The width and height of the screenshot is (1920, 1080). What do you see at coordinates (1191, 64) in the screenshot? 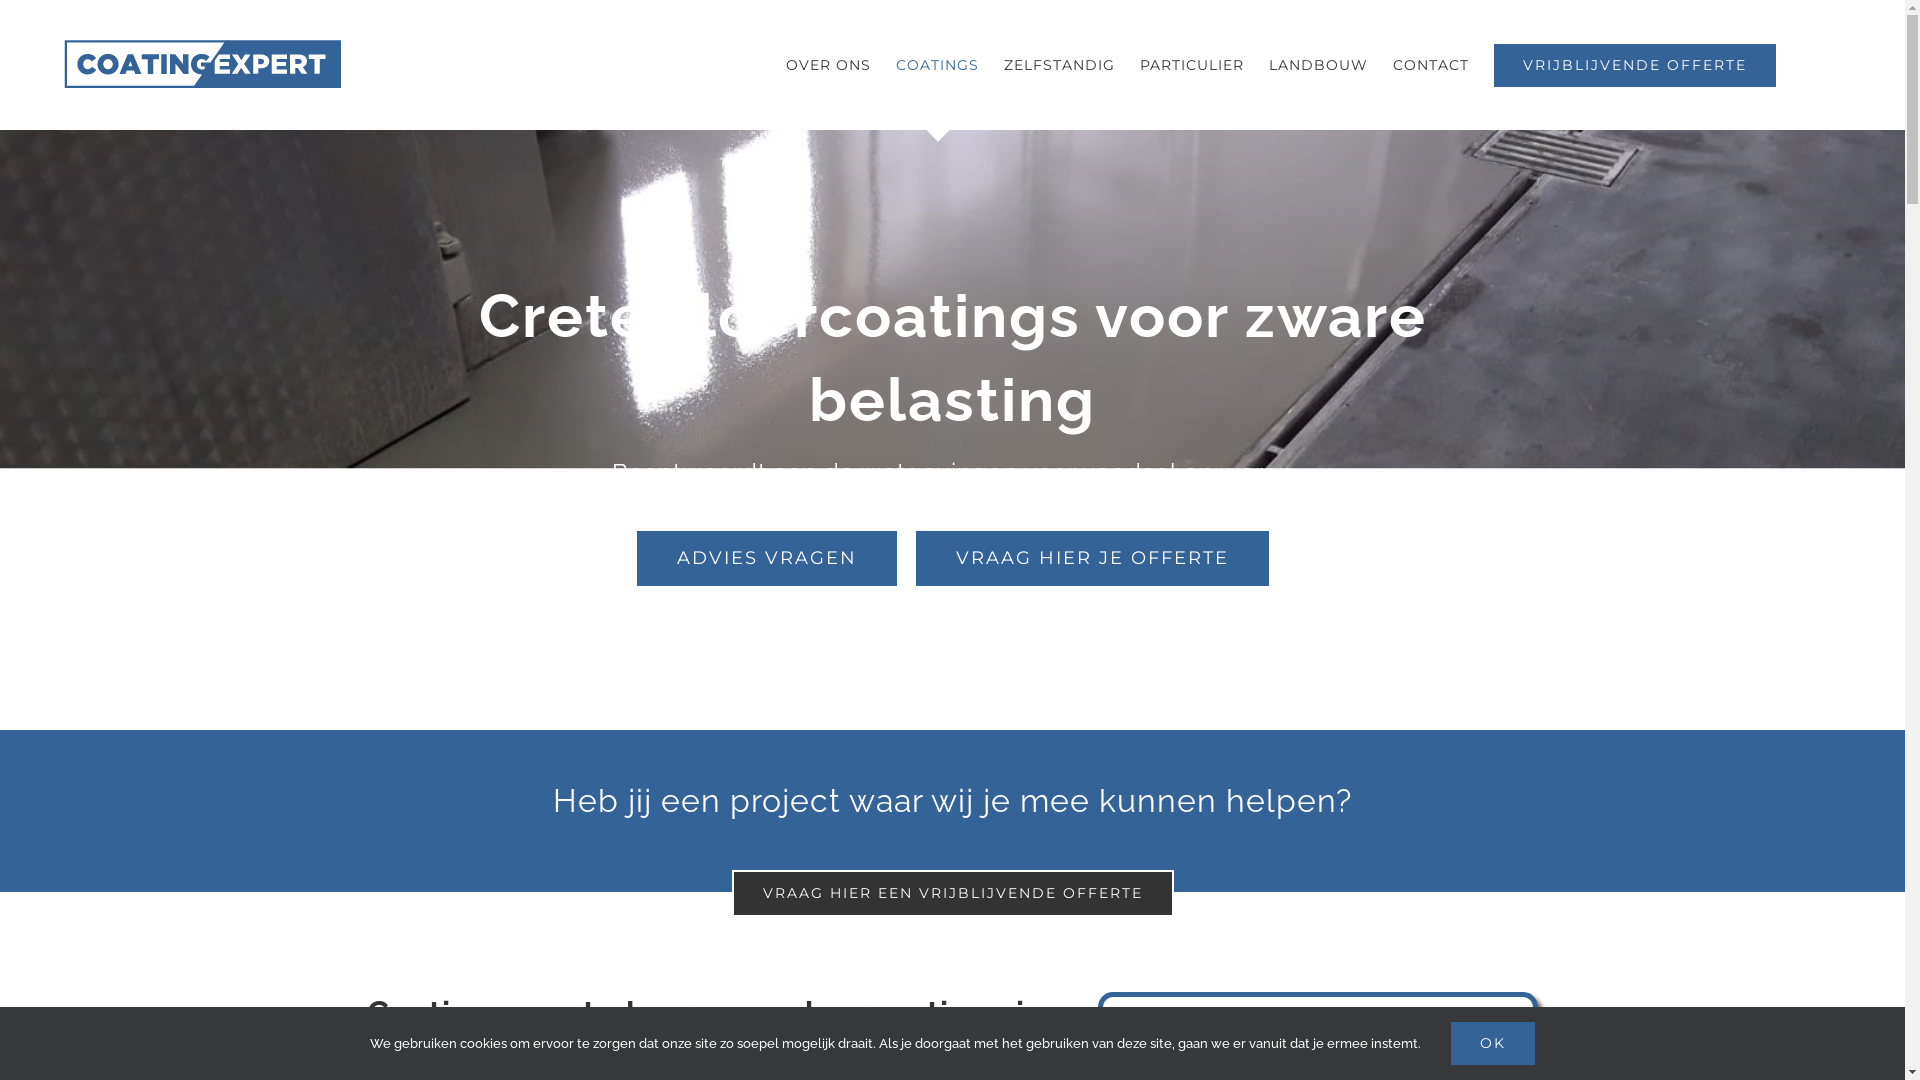
I see `'PARTICULIER'` at bounding box center [1191, 64].